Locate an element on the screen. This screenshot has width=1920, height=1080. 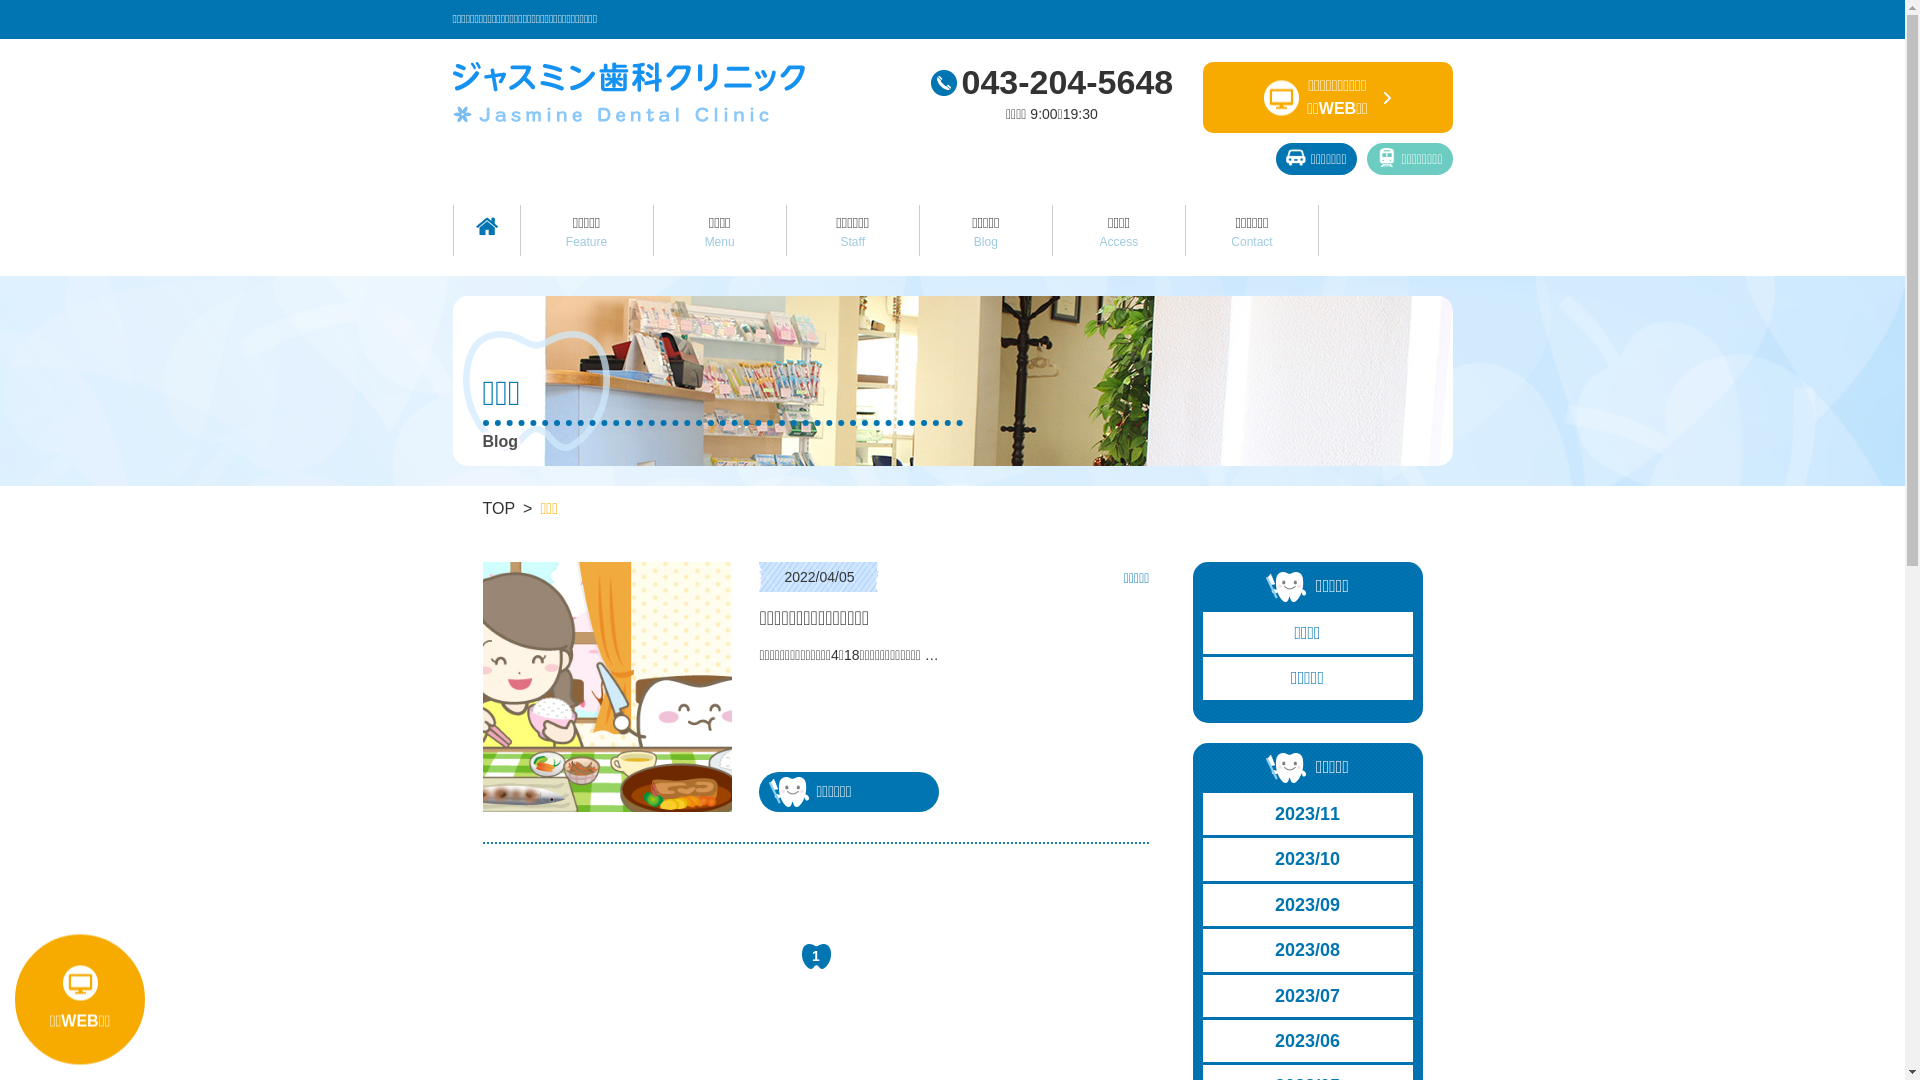
'043-204-5648' is located at coordinates (1050, 80).